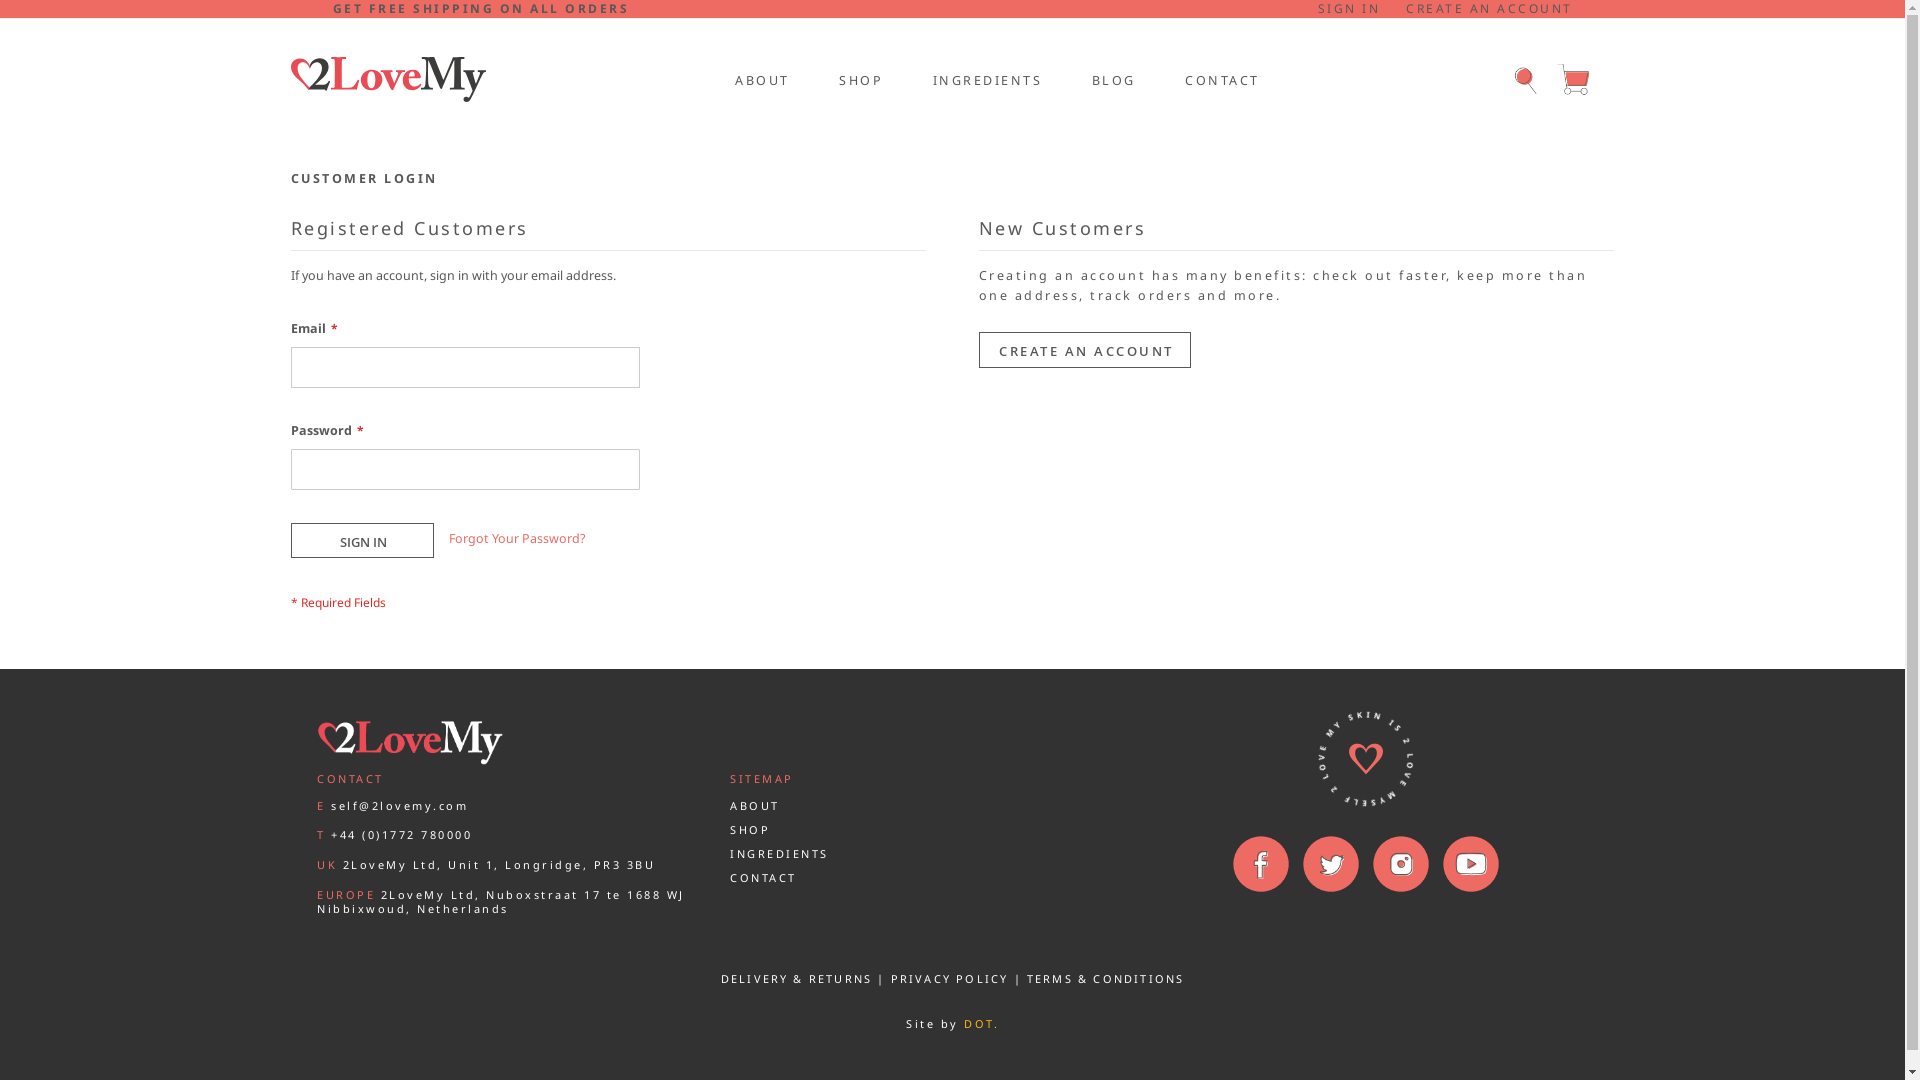  I want to click on 'Facebook', so click(1229, 863).